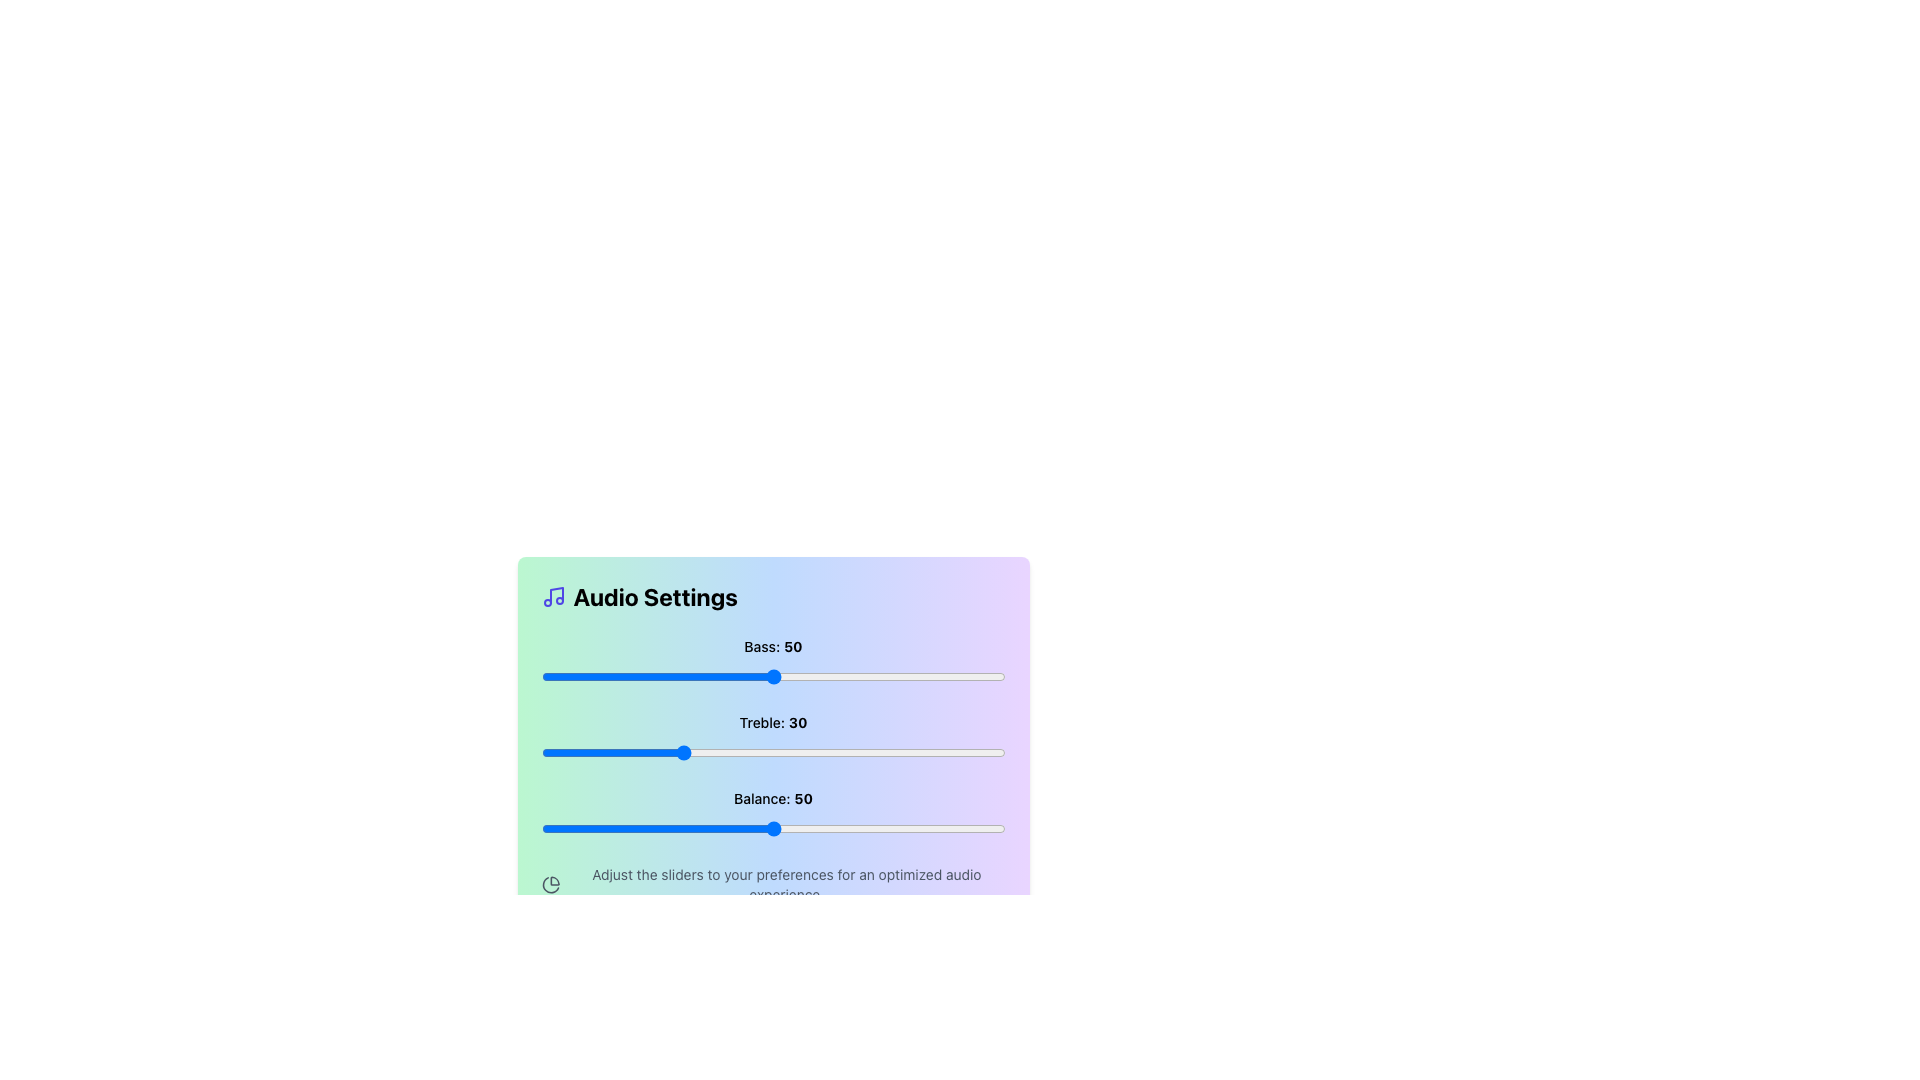 The width and height of the screenshot is (1920, 1080). Describe the element at coordinates (806, 829) in the screenshot. I see `the balance` at that location.